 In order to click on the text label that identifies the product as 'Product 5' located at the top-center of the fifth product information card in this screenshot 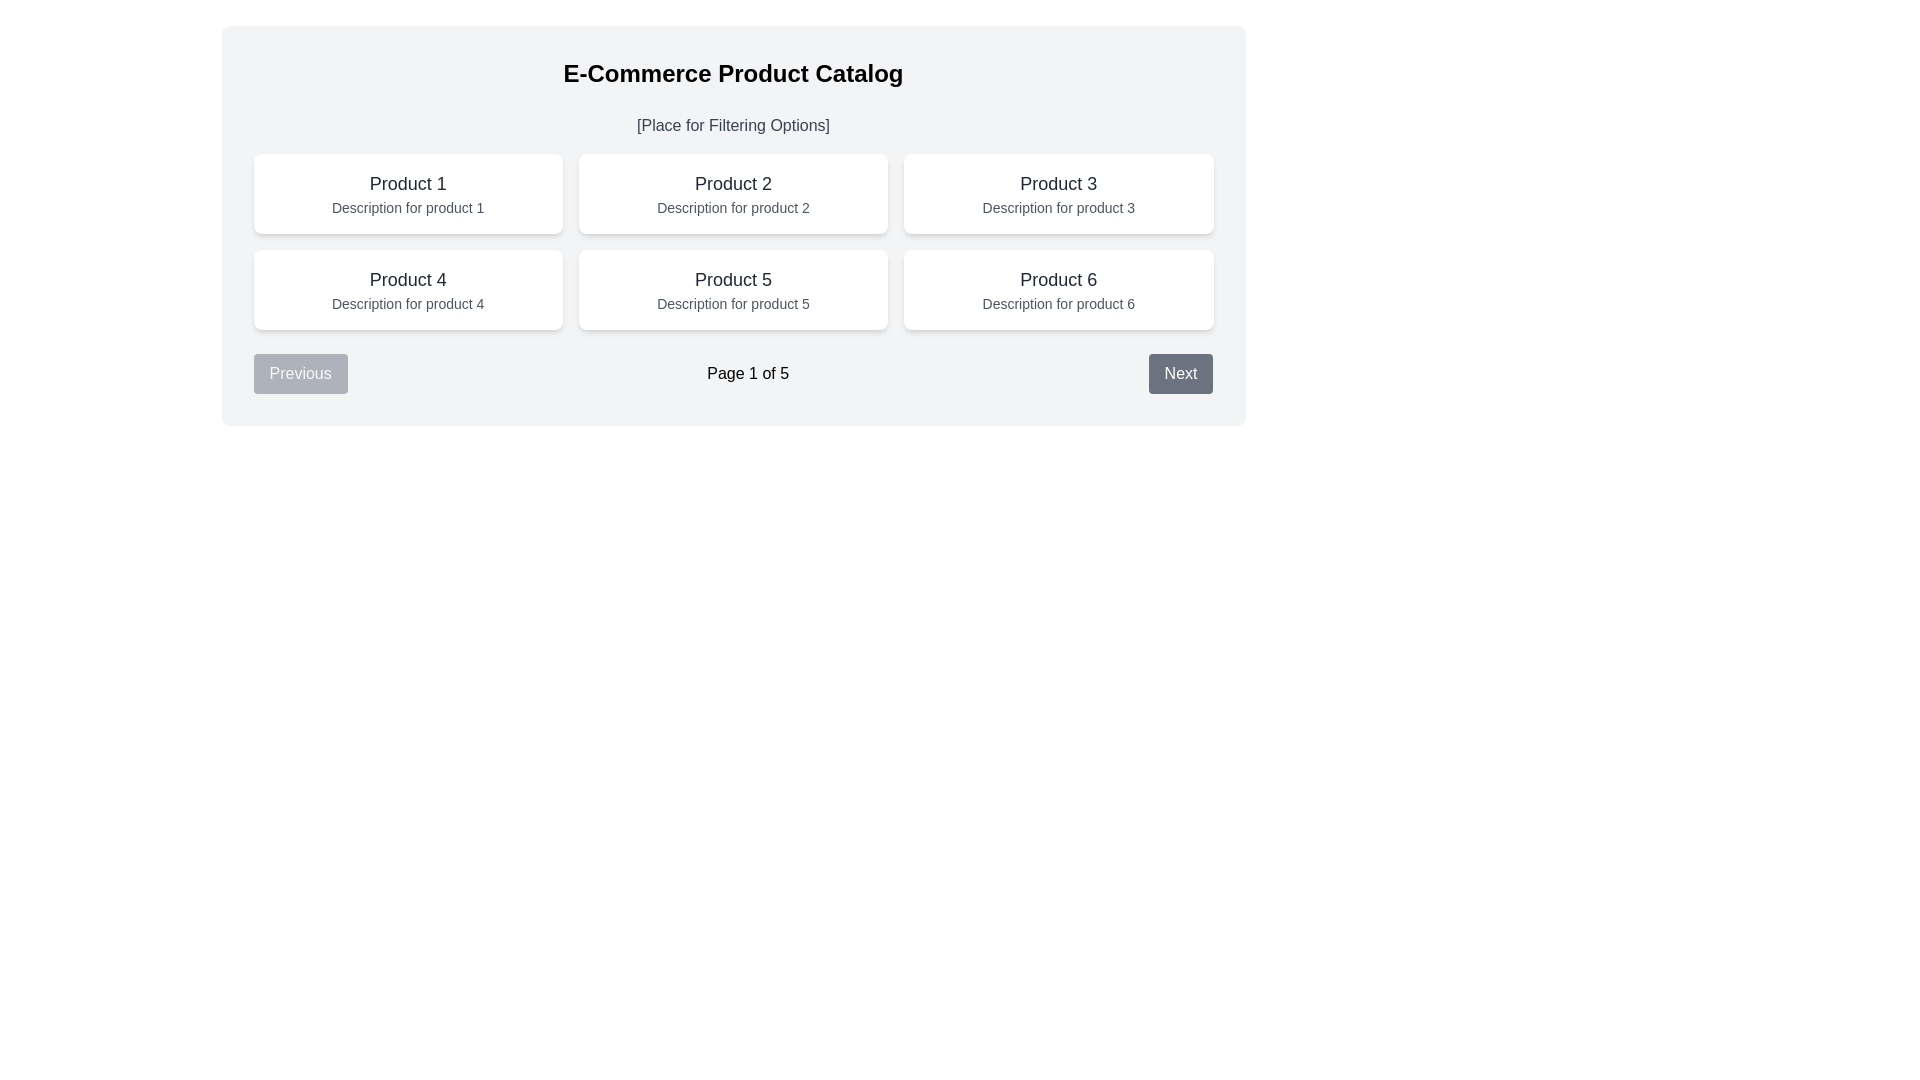, I will do `click(732, 280)`.